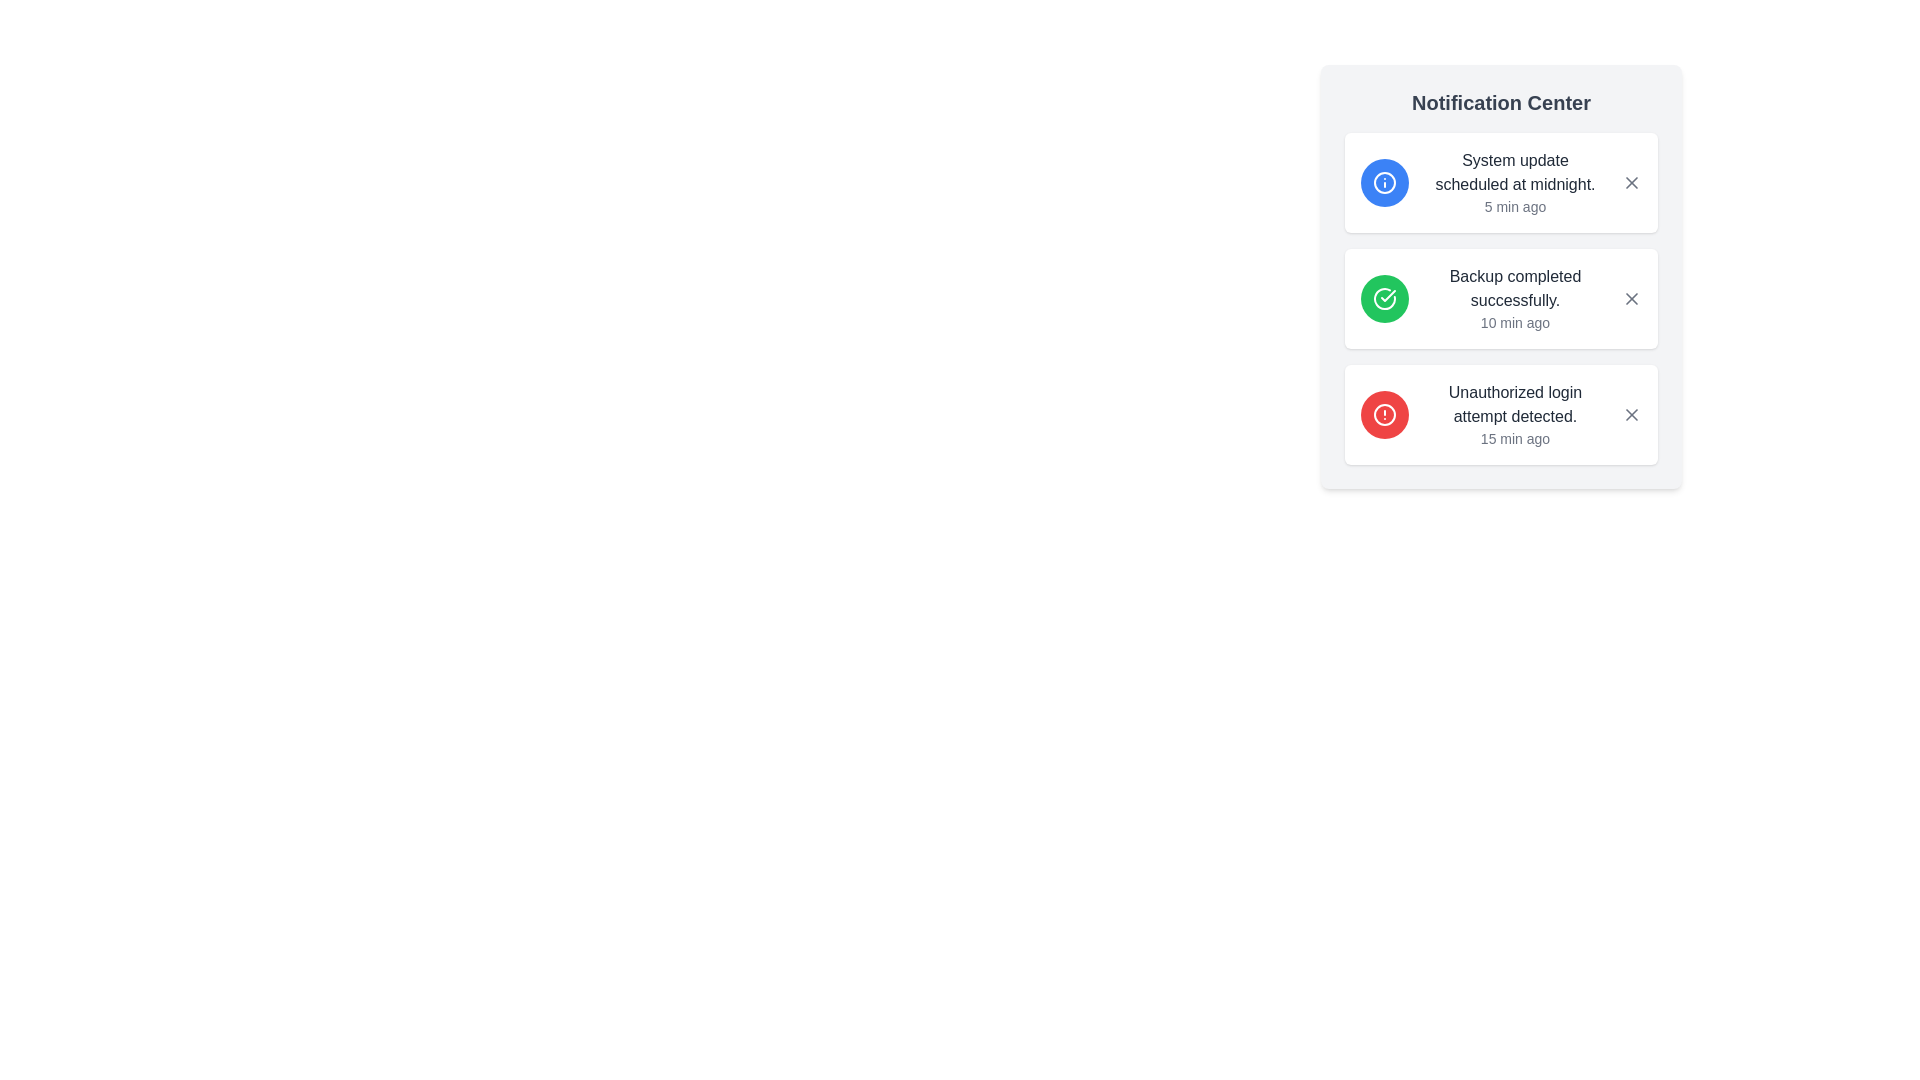 Image resolution: width=1920 pixels, height=1080 pixels. Describe the element at coordinates (1515, 405) in the screenshot. I see `informational text label about an unauthorized login attempt located at the bottommost item of the notification list` at that location.